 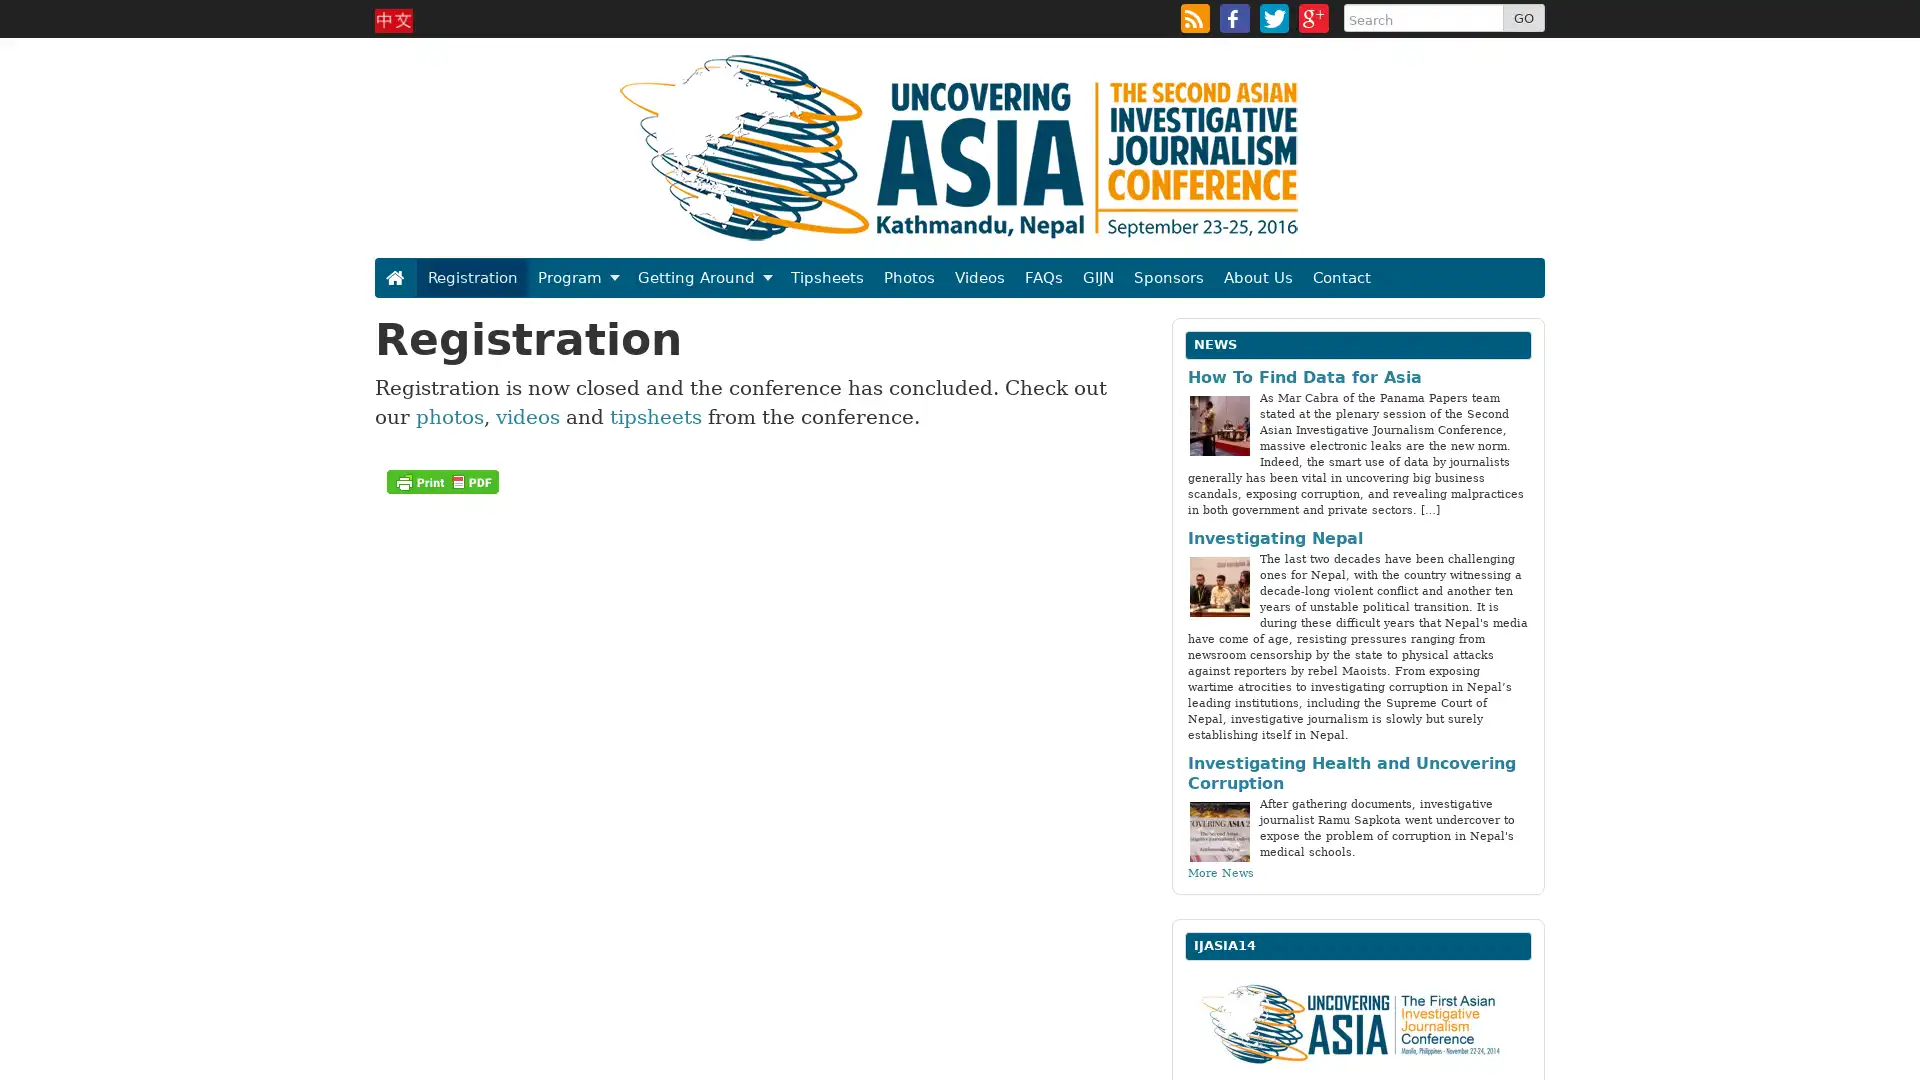 I want to click on GO, so click(x=1522, y=18).